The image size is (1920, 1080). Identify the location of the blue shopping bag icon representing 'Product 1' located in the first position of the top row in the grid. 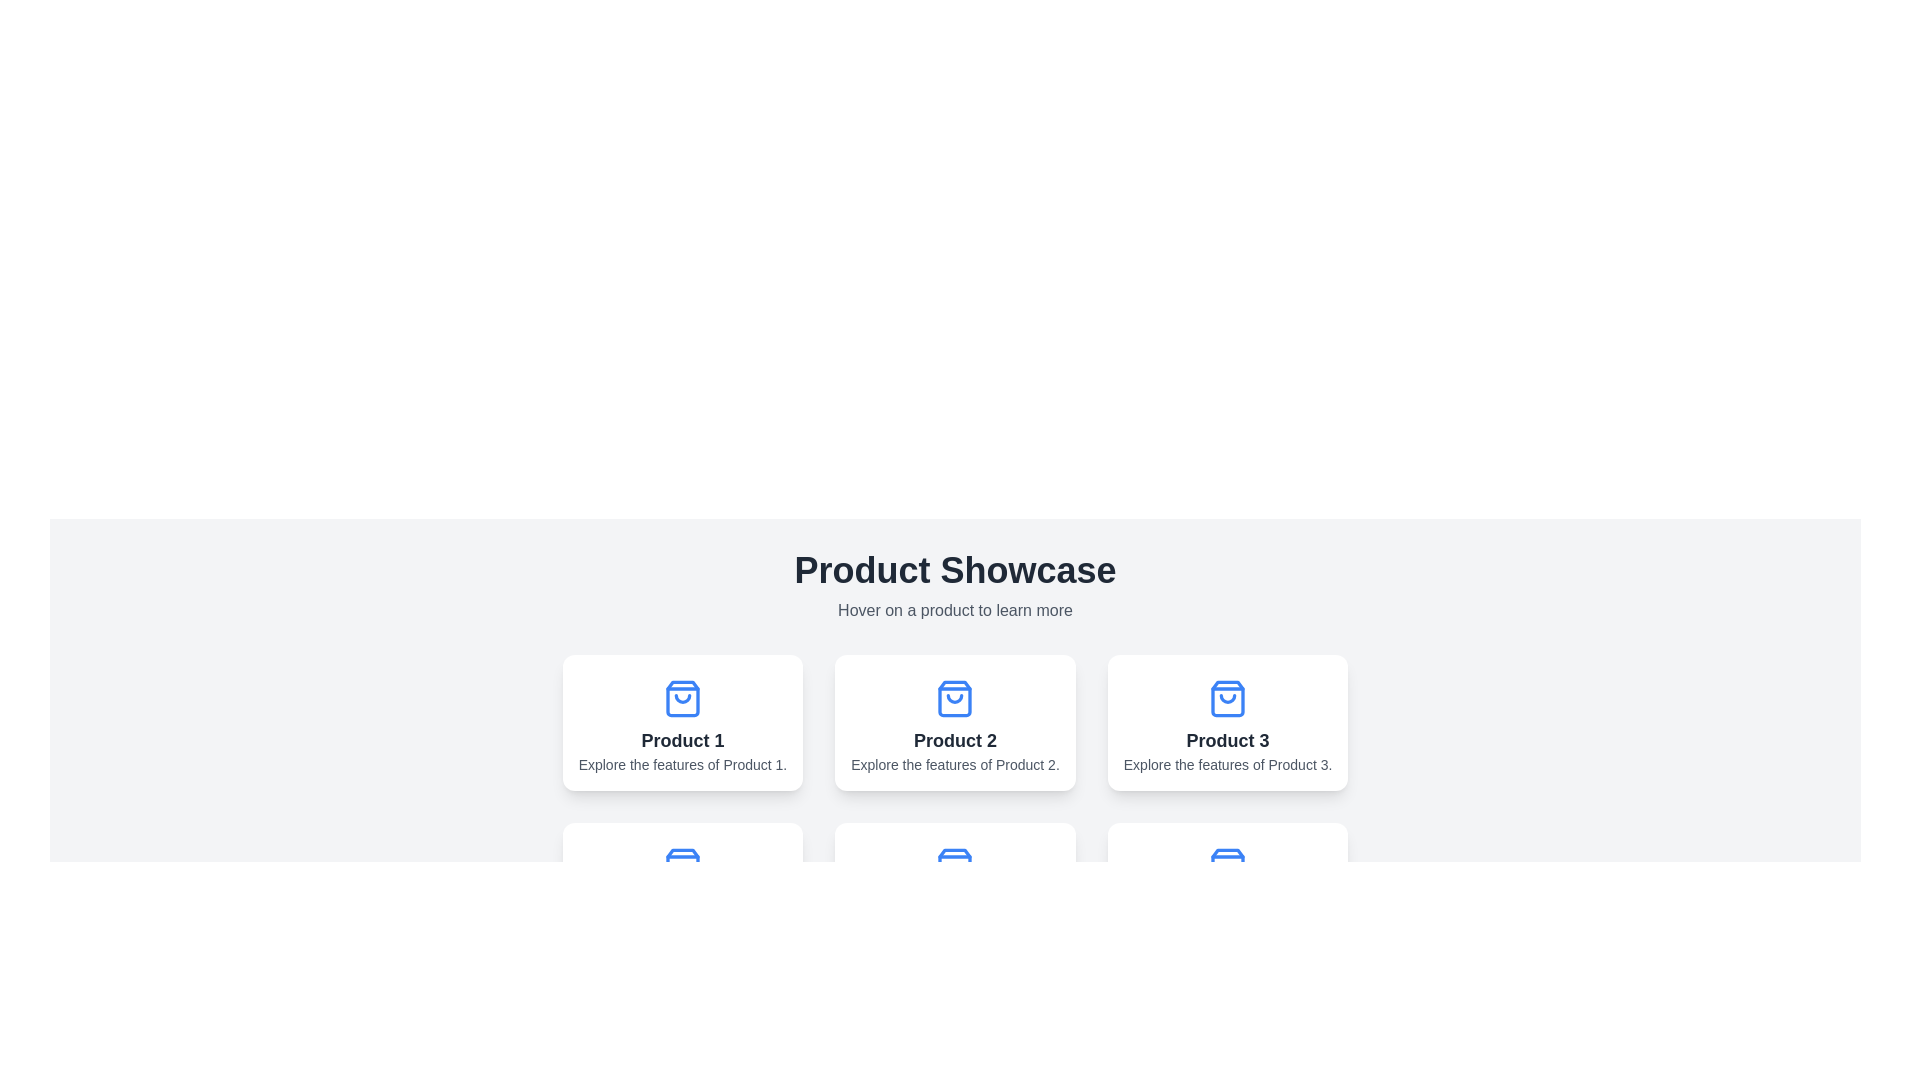
(682, 697).